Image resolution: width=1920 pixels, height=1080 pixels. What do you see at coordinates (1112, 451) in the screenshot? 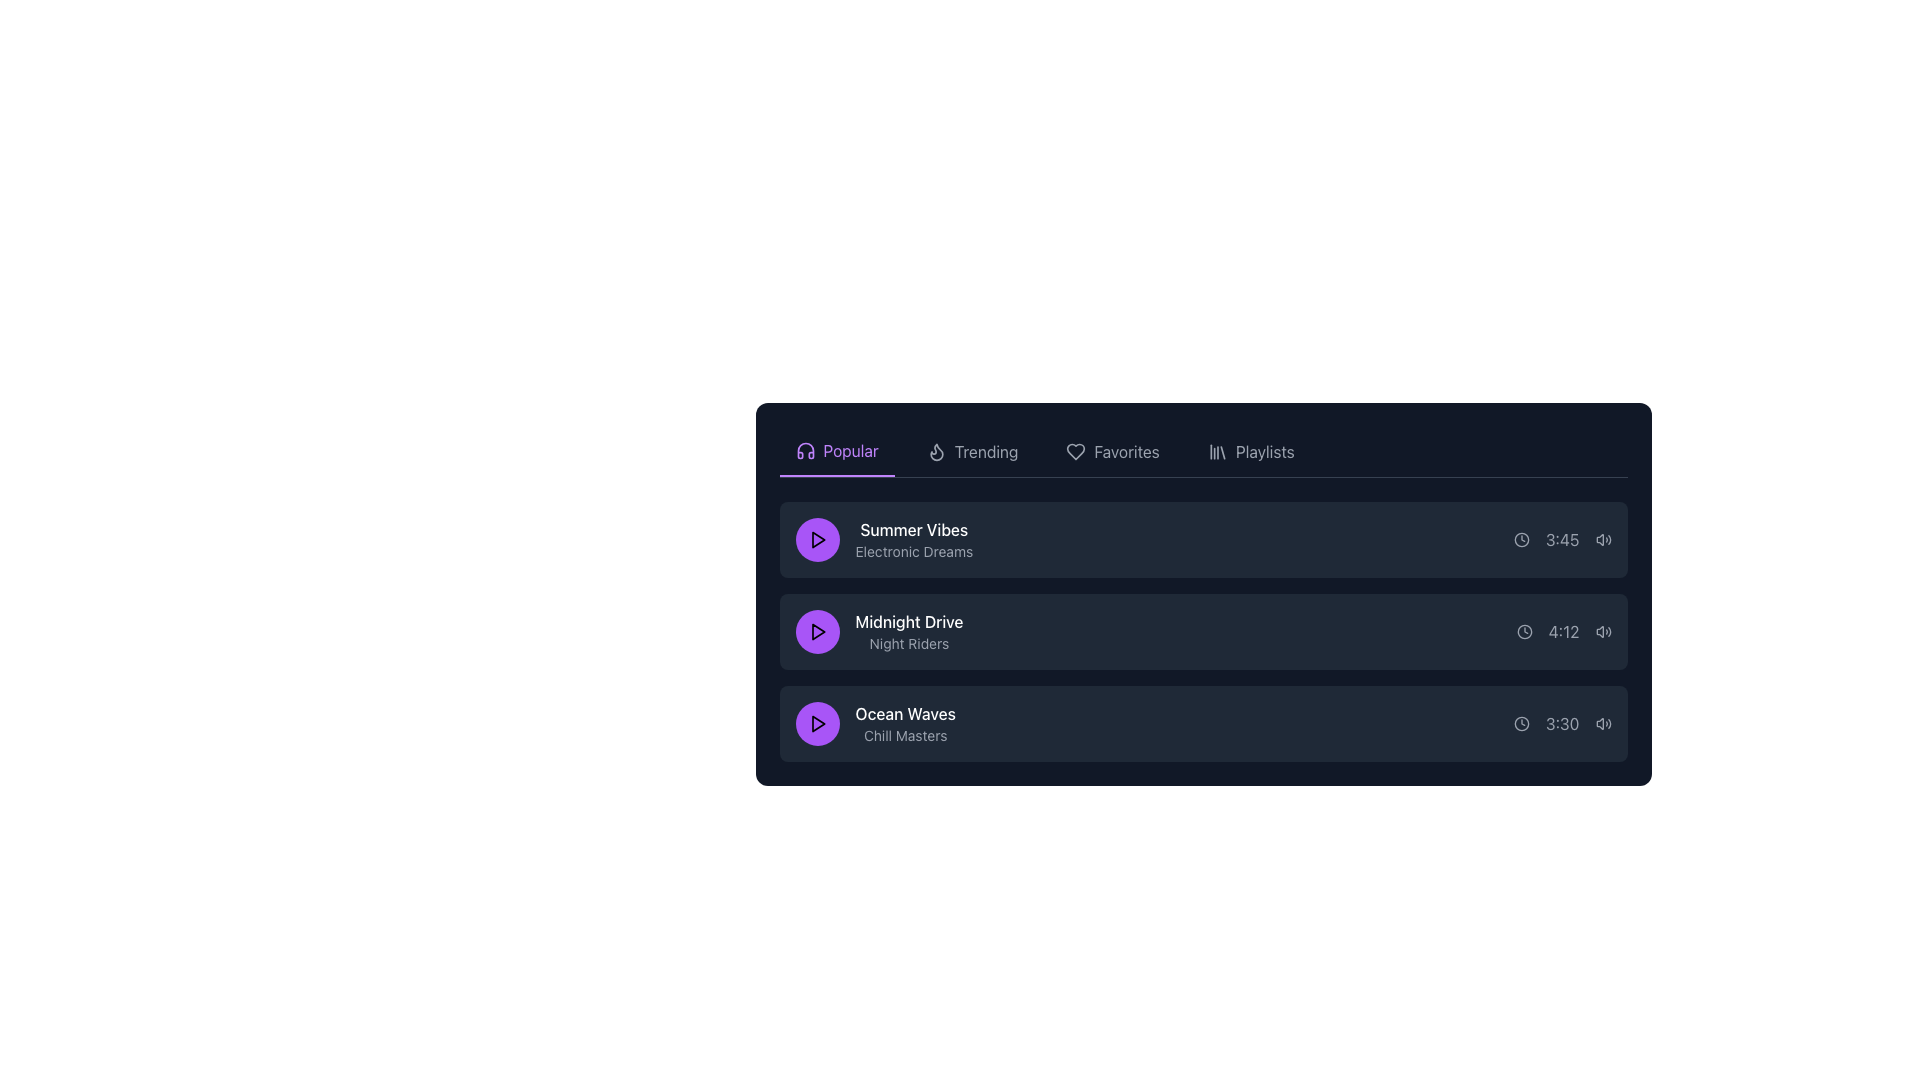
I see `the 'Favorites' button, which is the third item` at bounding box center [1112, 451].